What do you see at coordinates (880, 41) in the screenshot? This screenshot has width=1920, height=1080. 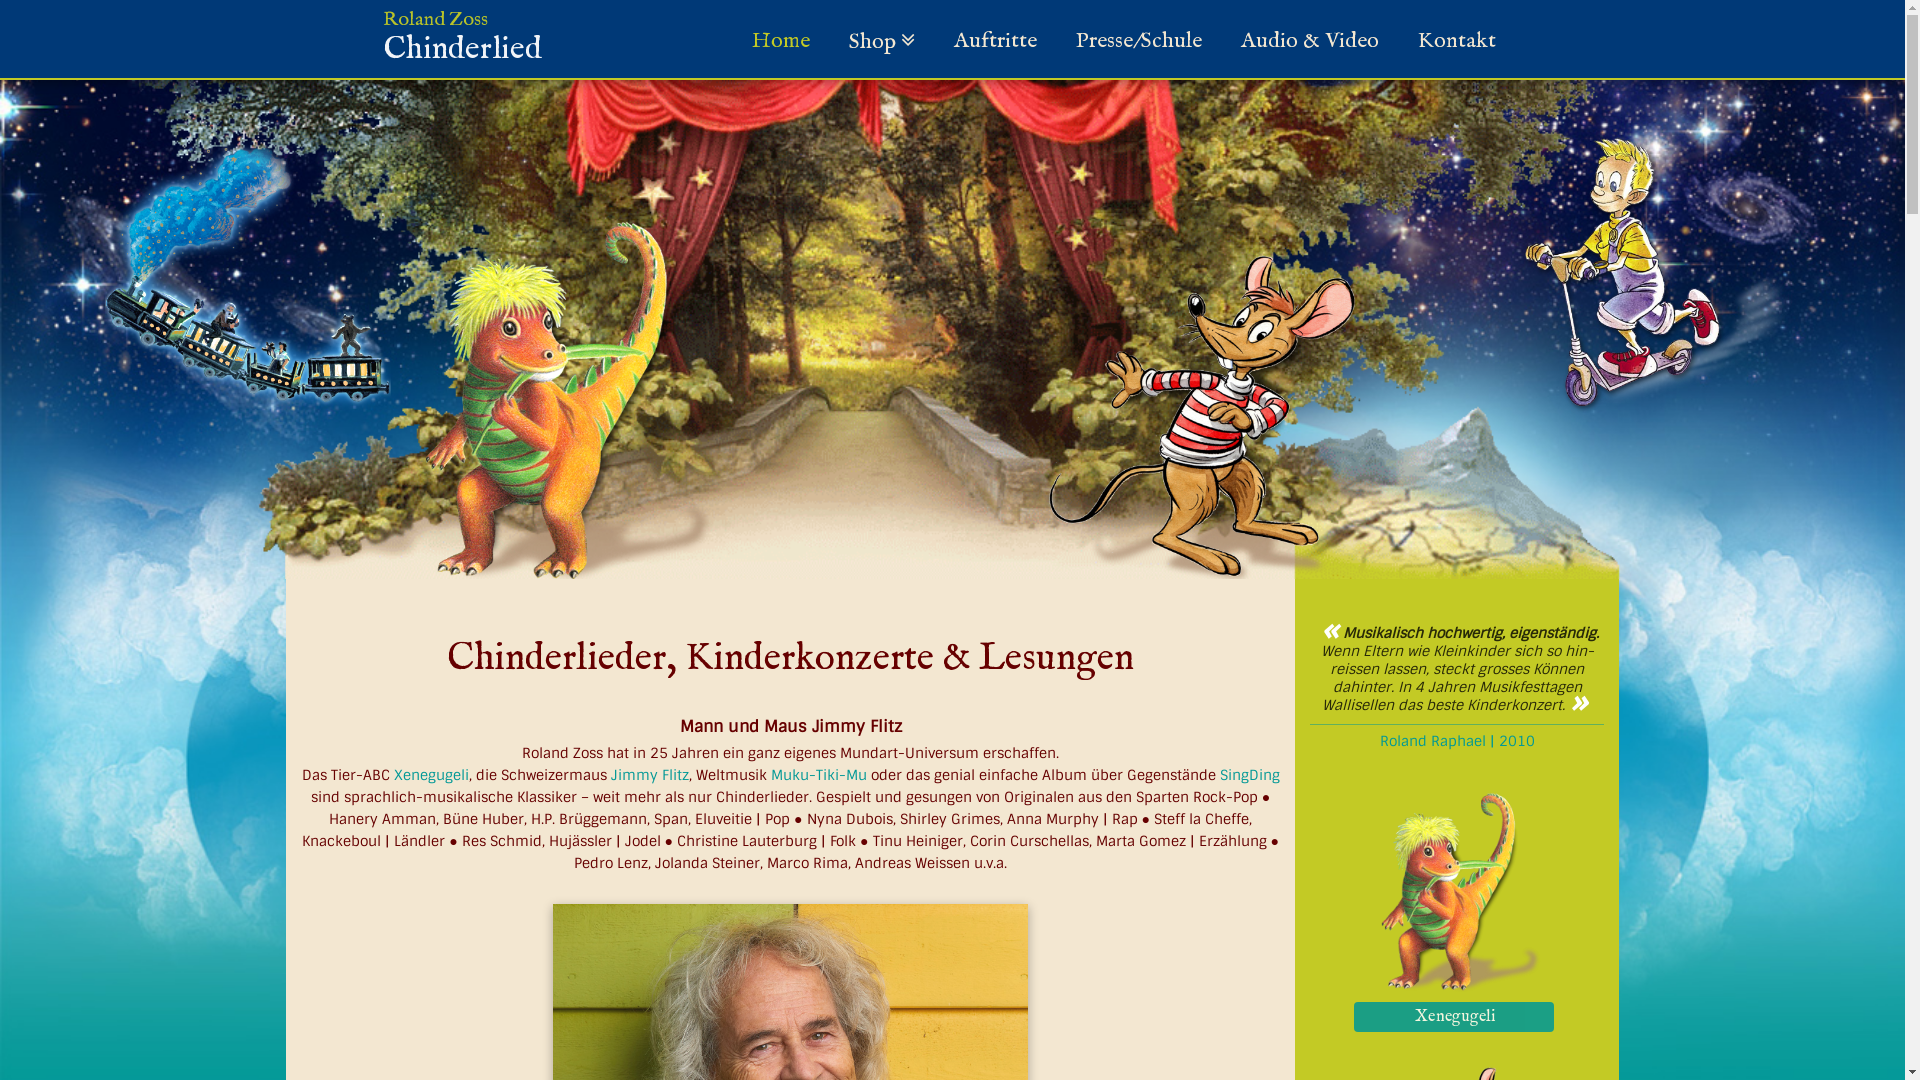 I see `'Shop'` at bounding box center [880, 41].